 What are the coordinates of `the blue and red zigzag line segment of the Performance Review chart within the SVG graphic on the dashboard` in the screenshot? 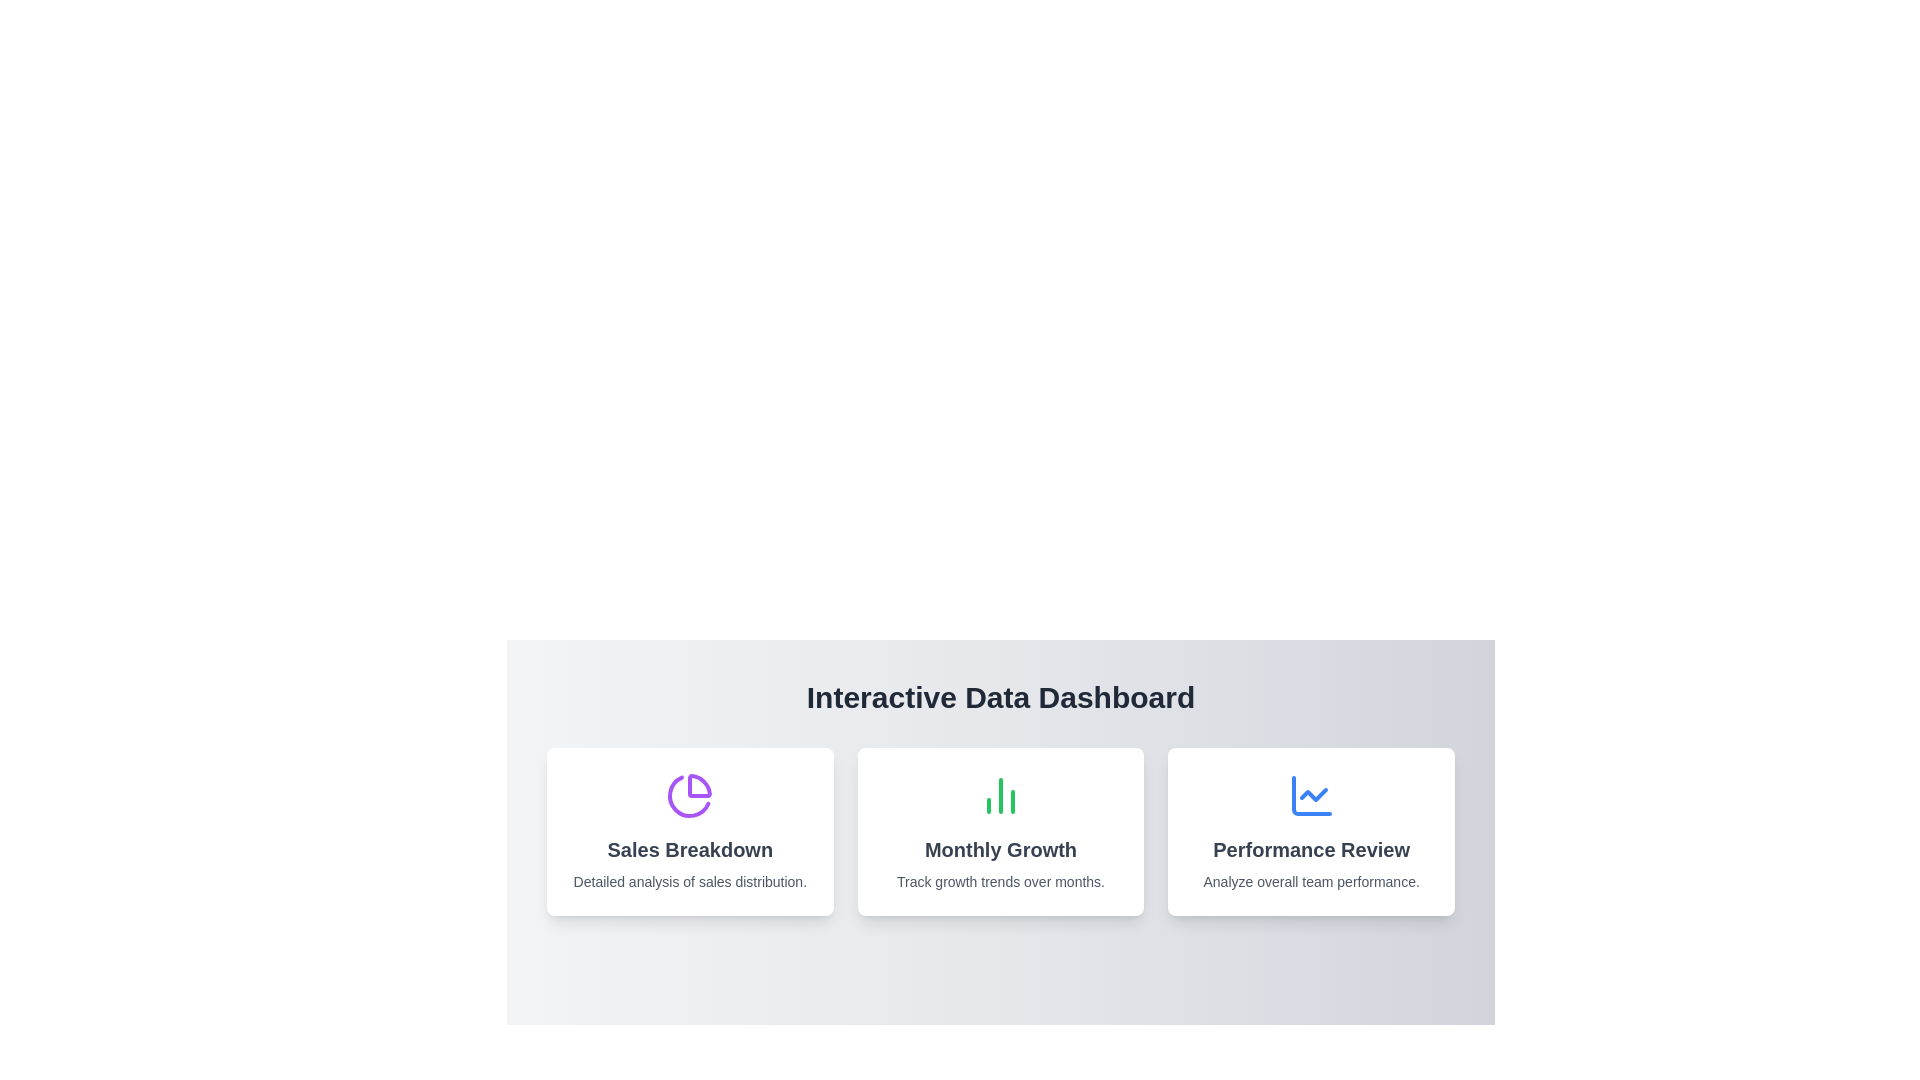 It's located at (1313, 793).